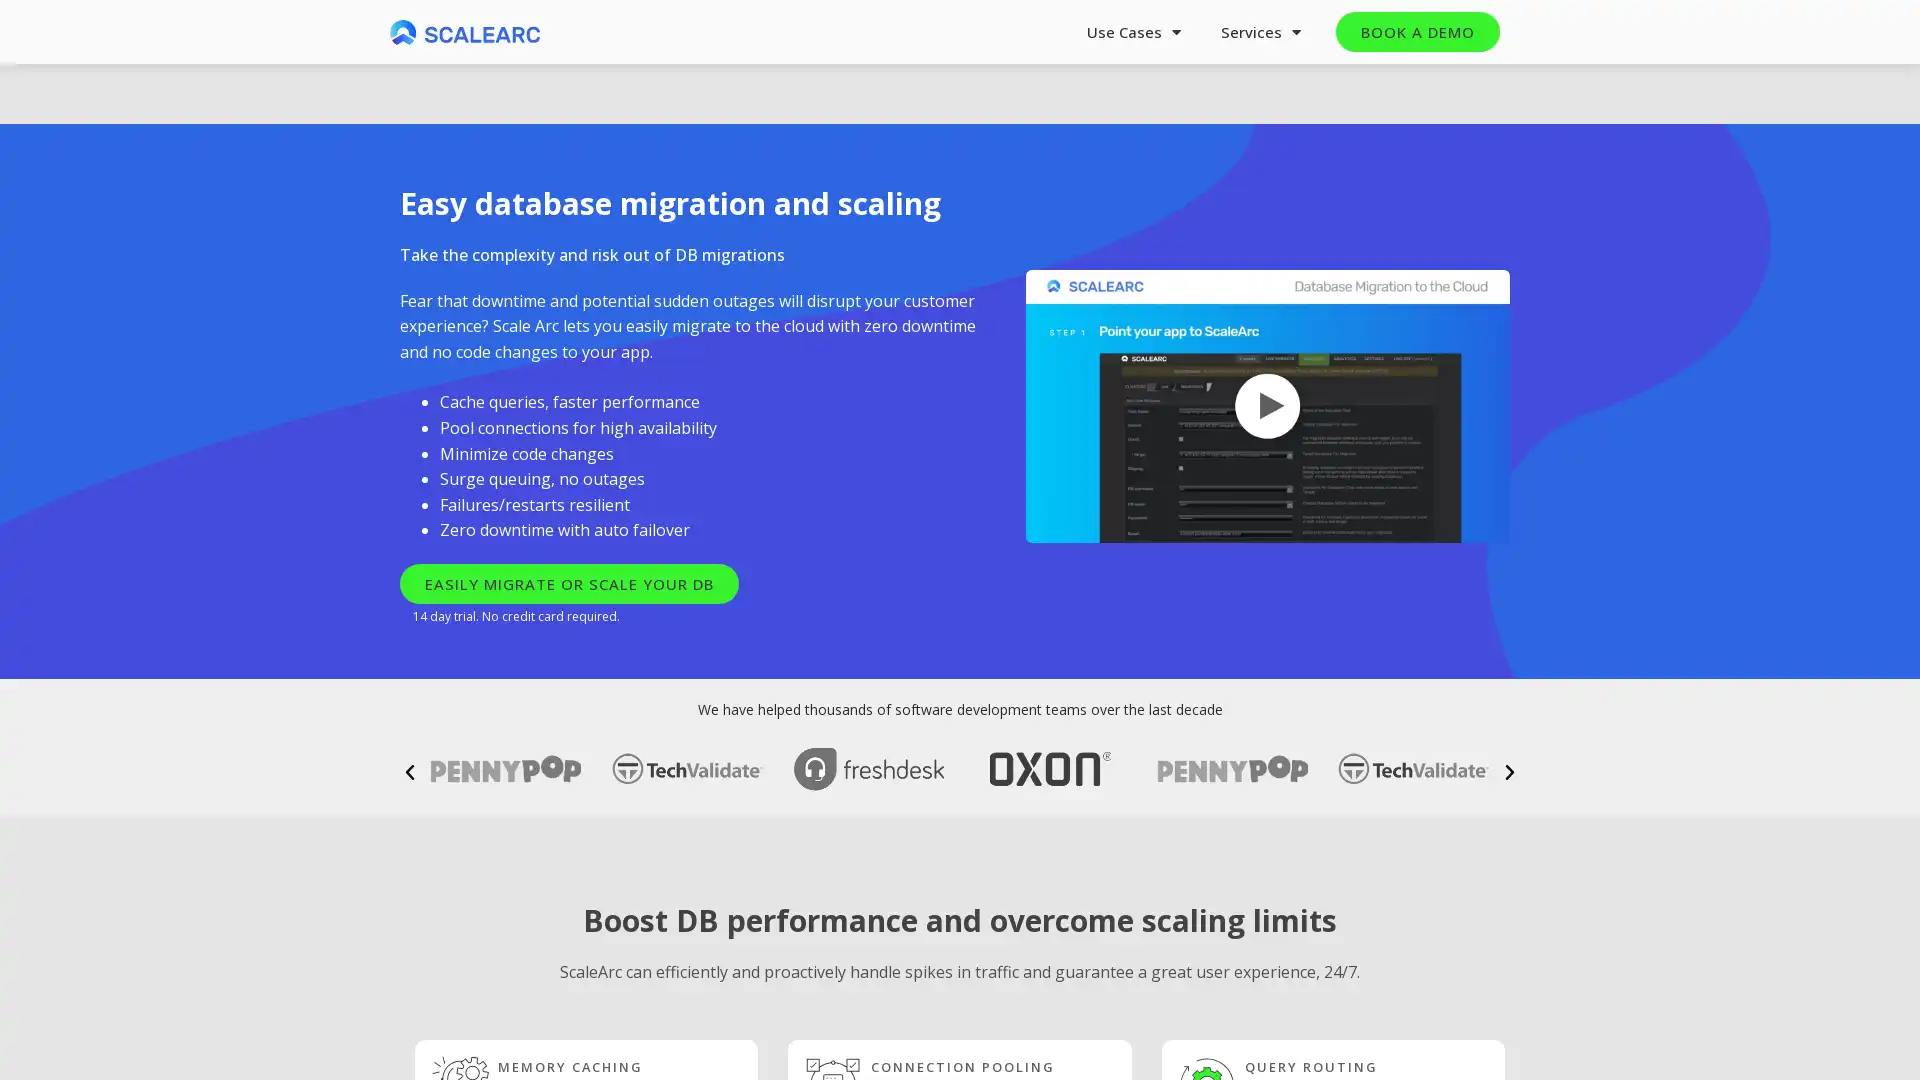 The height and width of the screenshot is (1080, 1920). I want to click on Next slide, so click(1510, 771).